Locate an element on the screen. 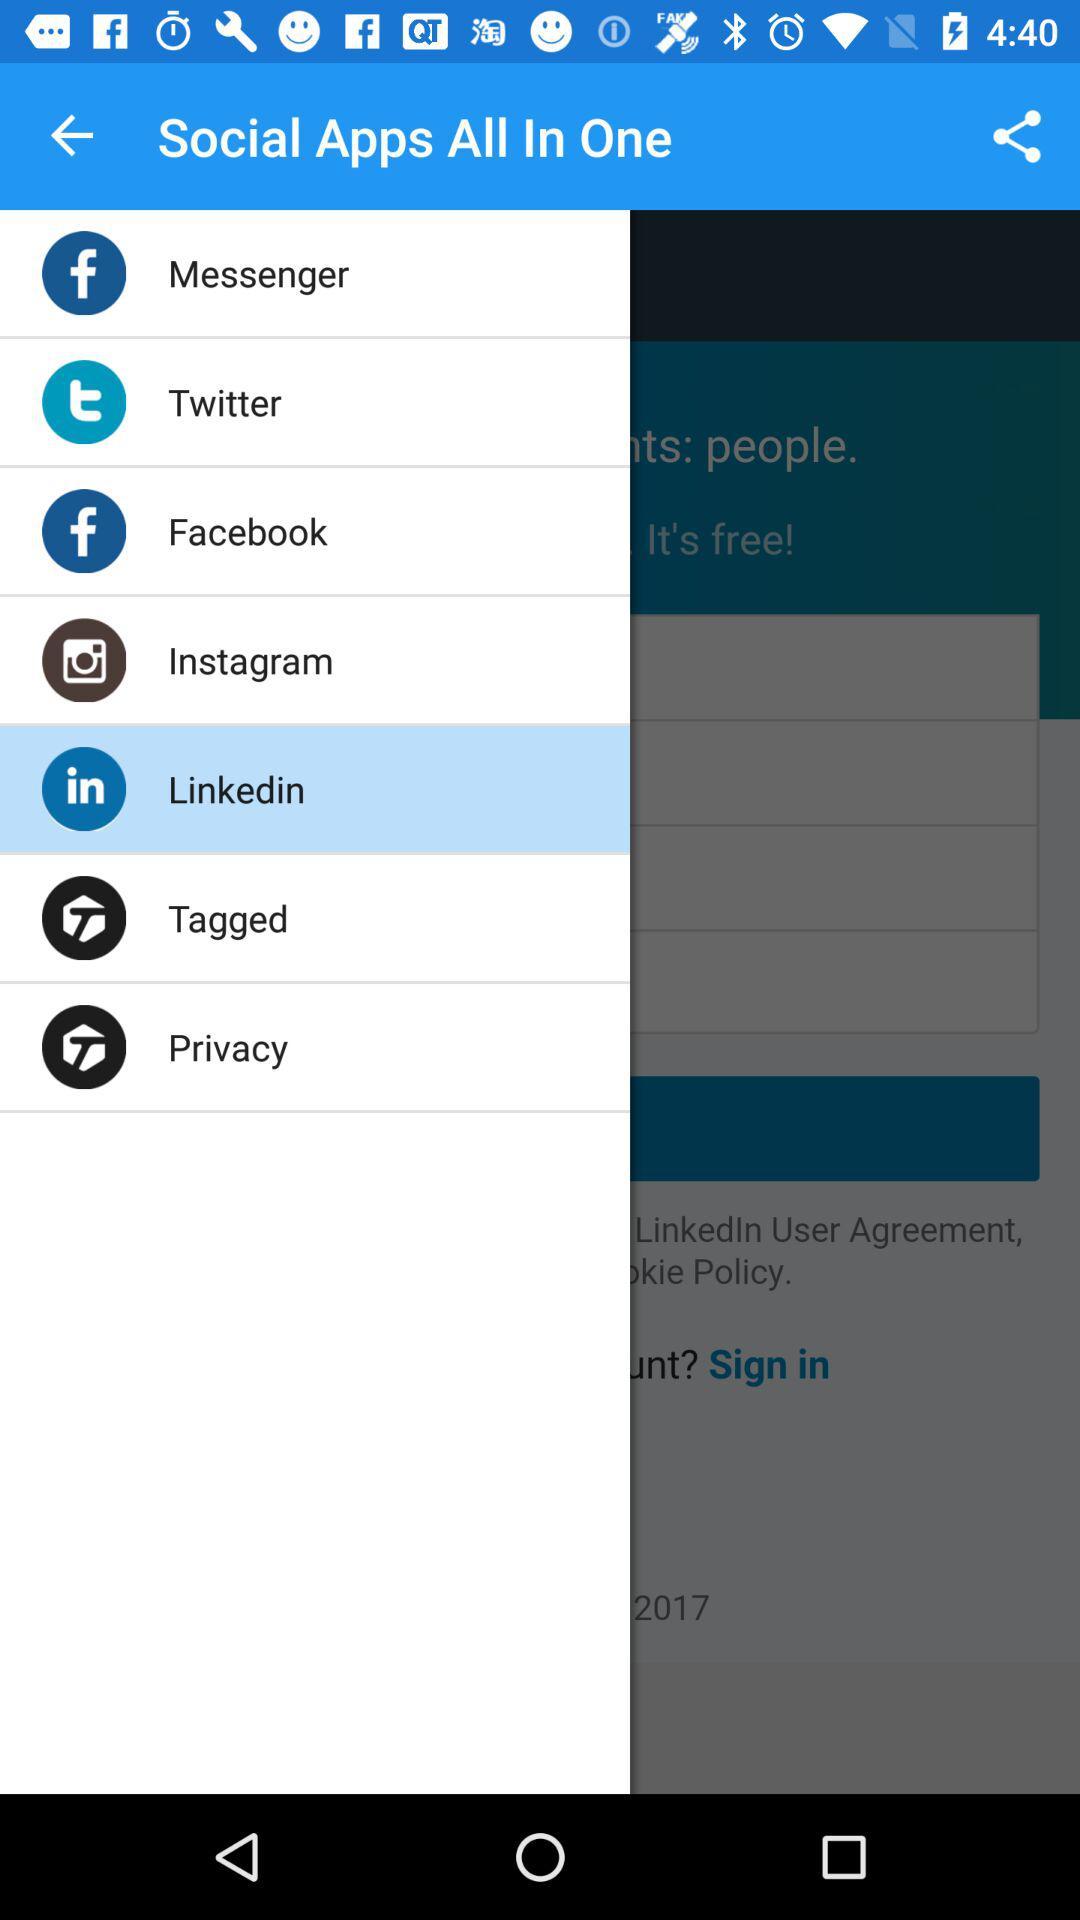 The image size is (1080, 1920). the icon above the instagram icon is located at coordinates (246, 531).